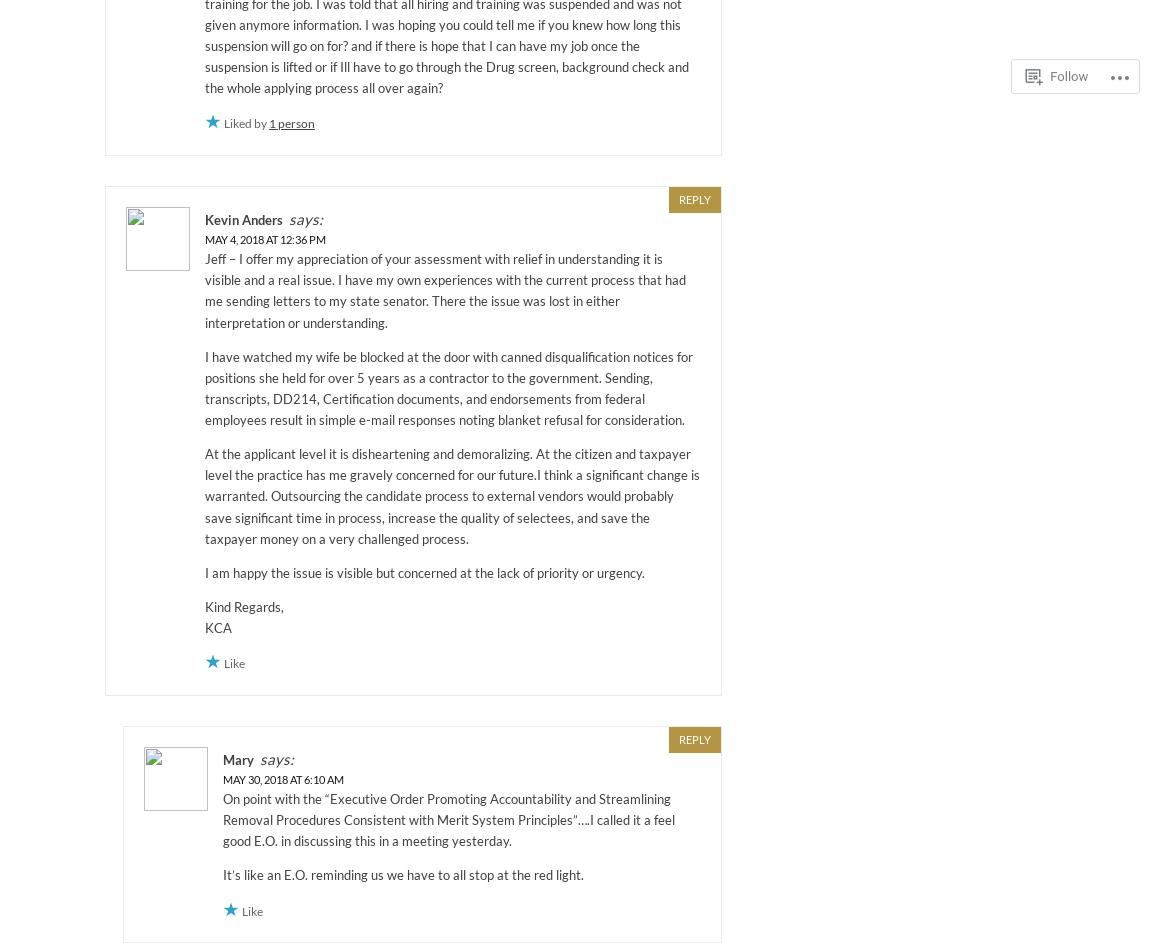 This screenshot has width=1150, height=949. Describe the element at coordinates (221, 779) in the screenshot. I see `'May 30, 2018 at 6:10 am'` at that location.